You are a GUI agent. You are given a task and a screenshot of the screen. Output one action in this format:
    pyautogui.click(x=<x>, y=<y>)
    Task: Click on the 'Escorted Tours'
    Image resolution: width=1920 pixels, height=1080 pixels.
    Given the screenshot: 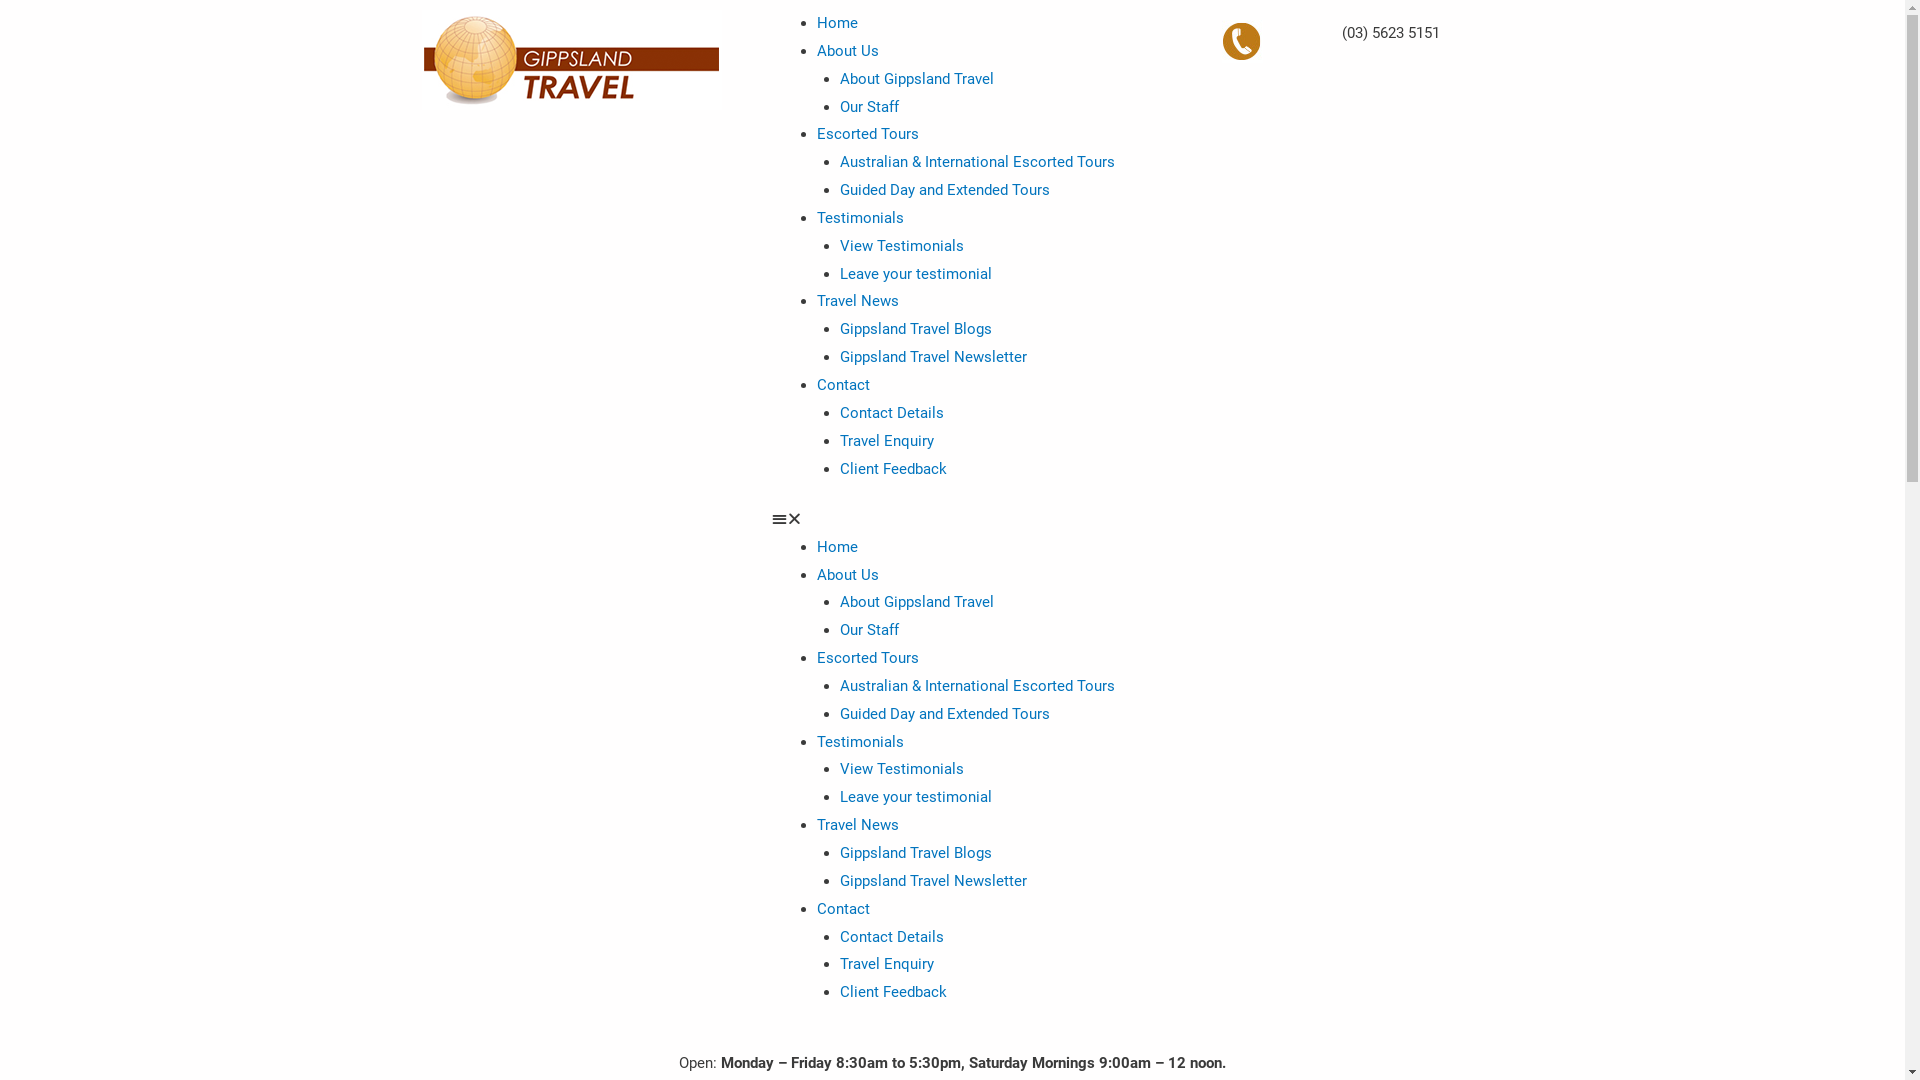 What is the action you would take?
    pyautogui.click(x=816, y=658)
    